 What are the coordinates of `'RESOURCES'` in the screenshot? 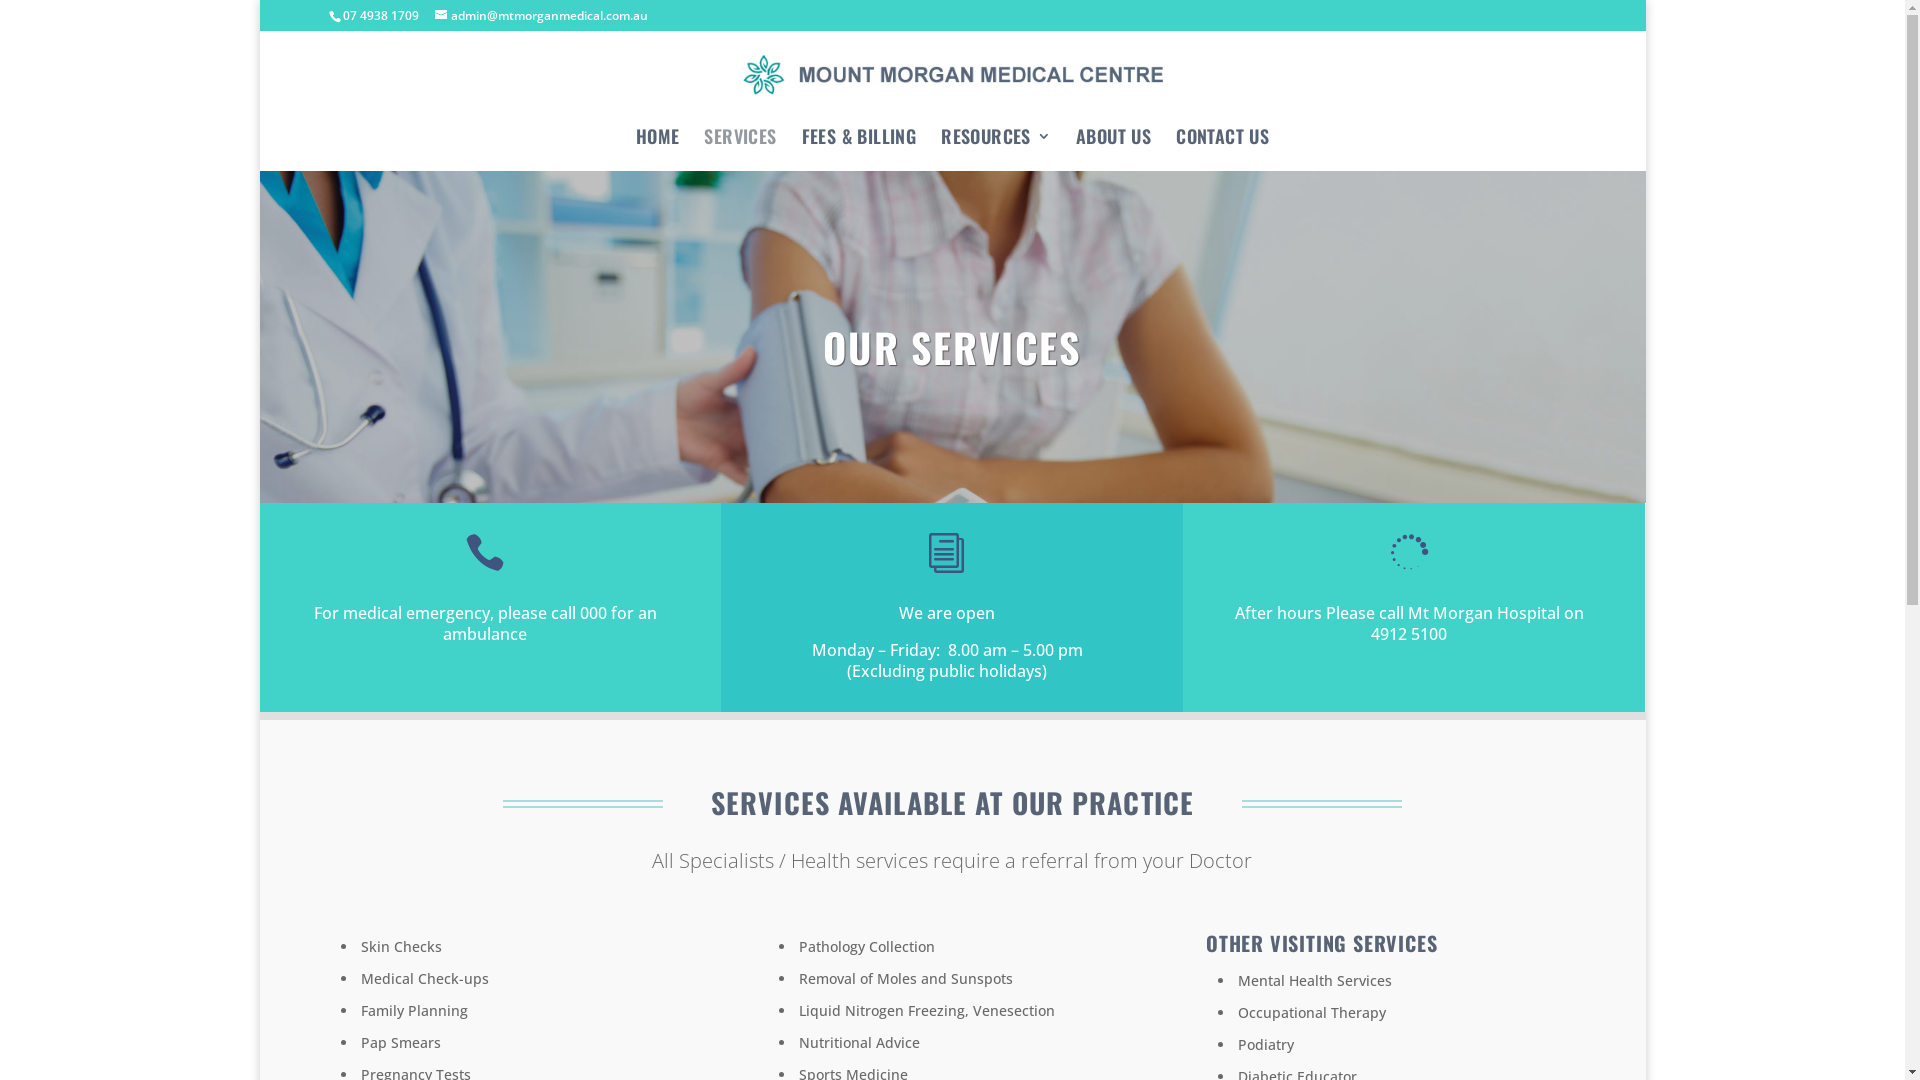 It's located at (939, 142).